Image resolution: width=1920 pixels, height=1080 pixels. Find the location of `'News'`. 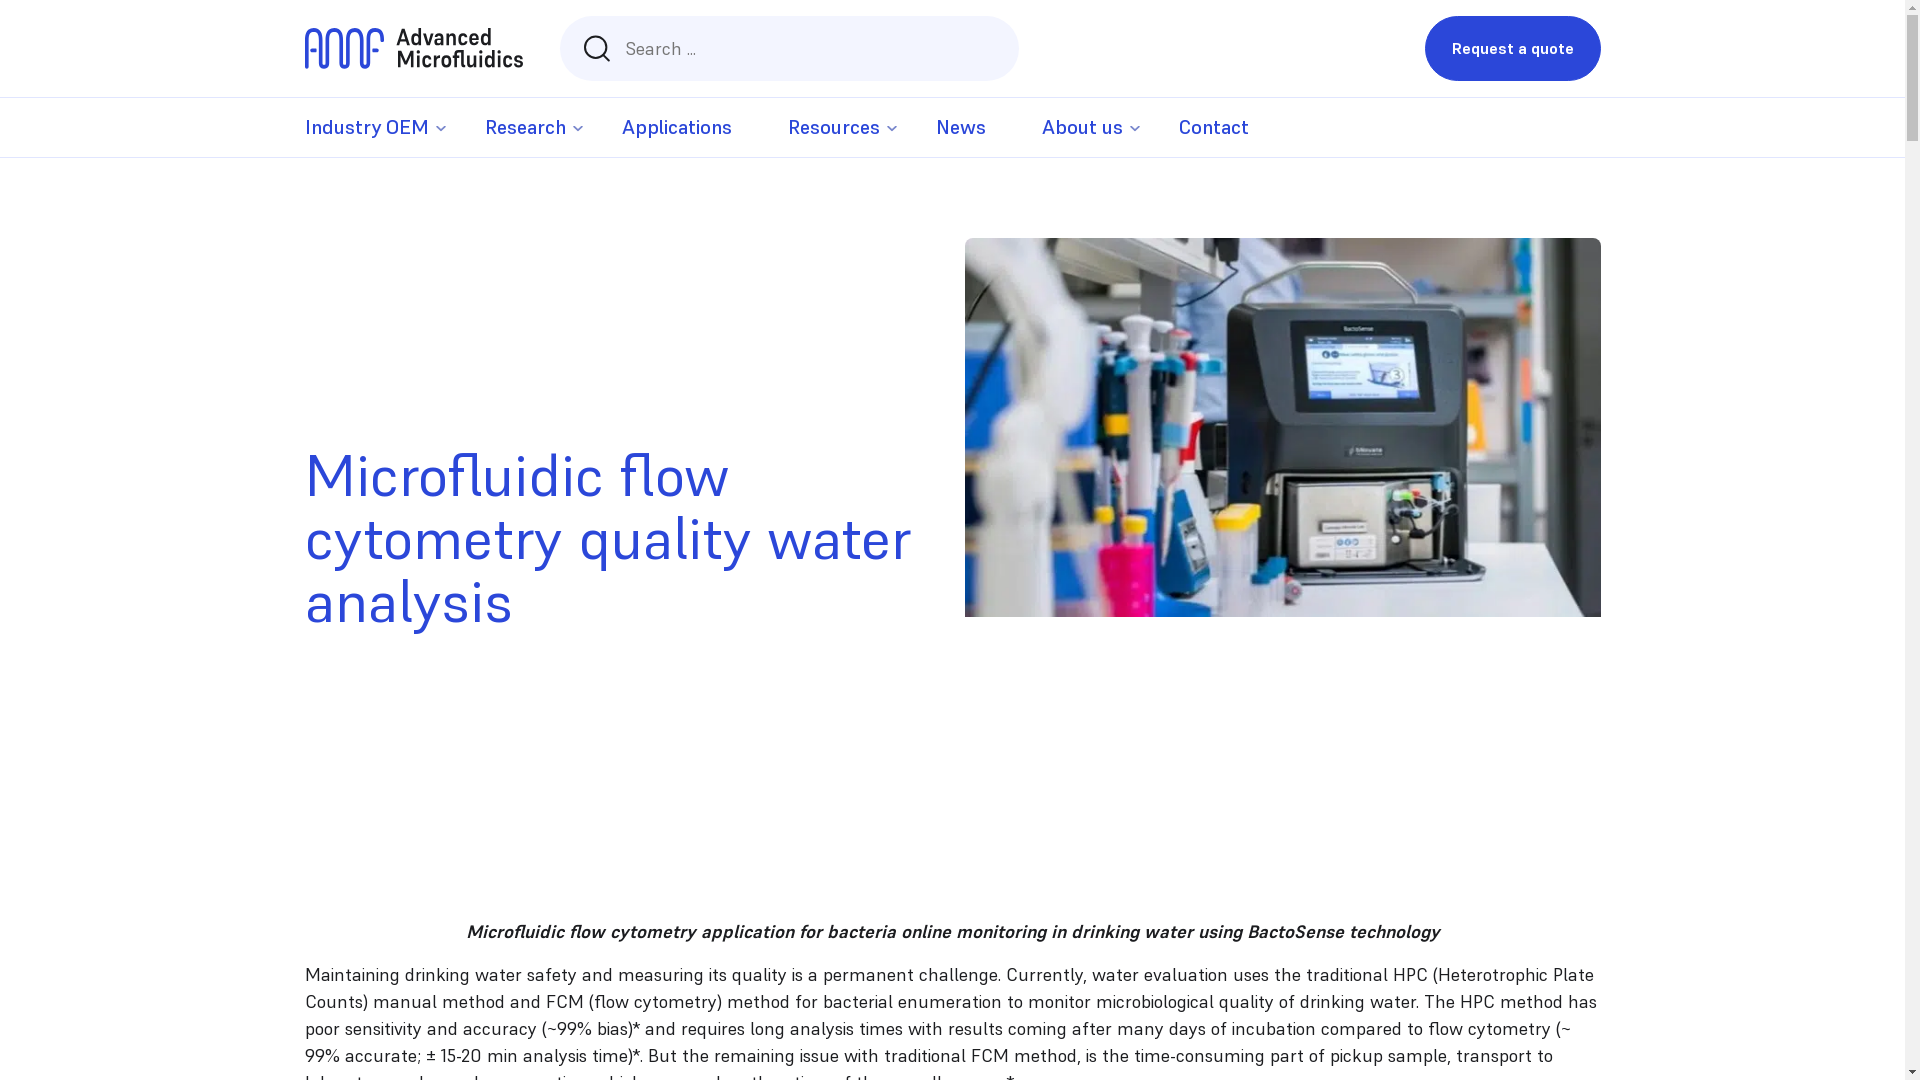

'News' is located at coordinates (960, 127).